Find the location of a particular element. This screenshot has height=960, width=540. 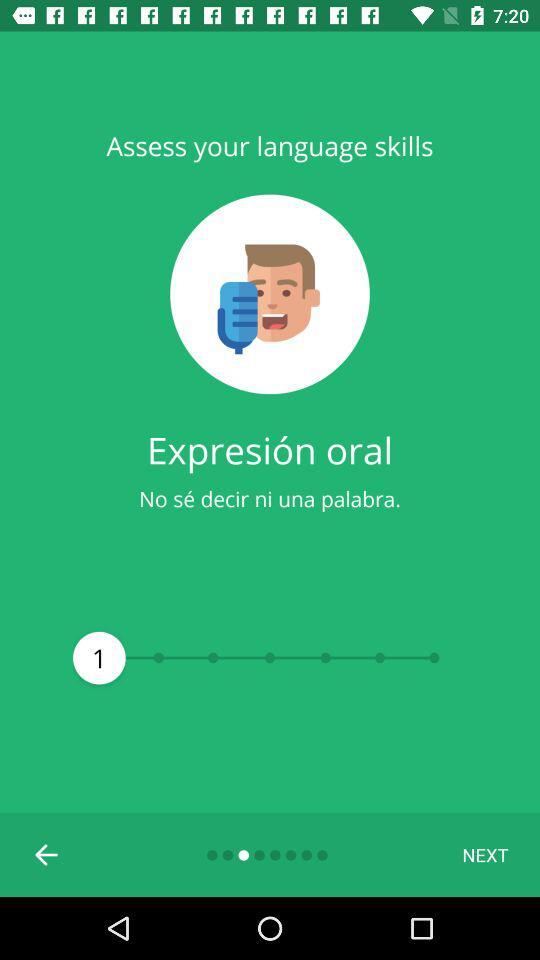

item at the bottom left corner is located at coordinates (47, 853).